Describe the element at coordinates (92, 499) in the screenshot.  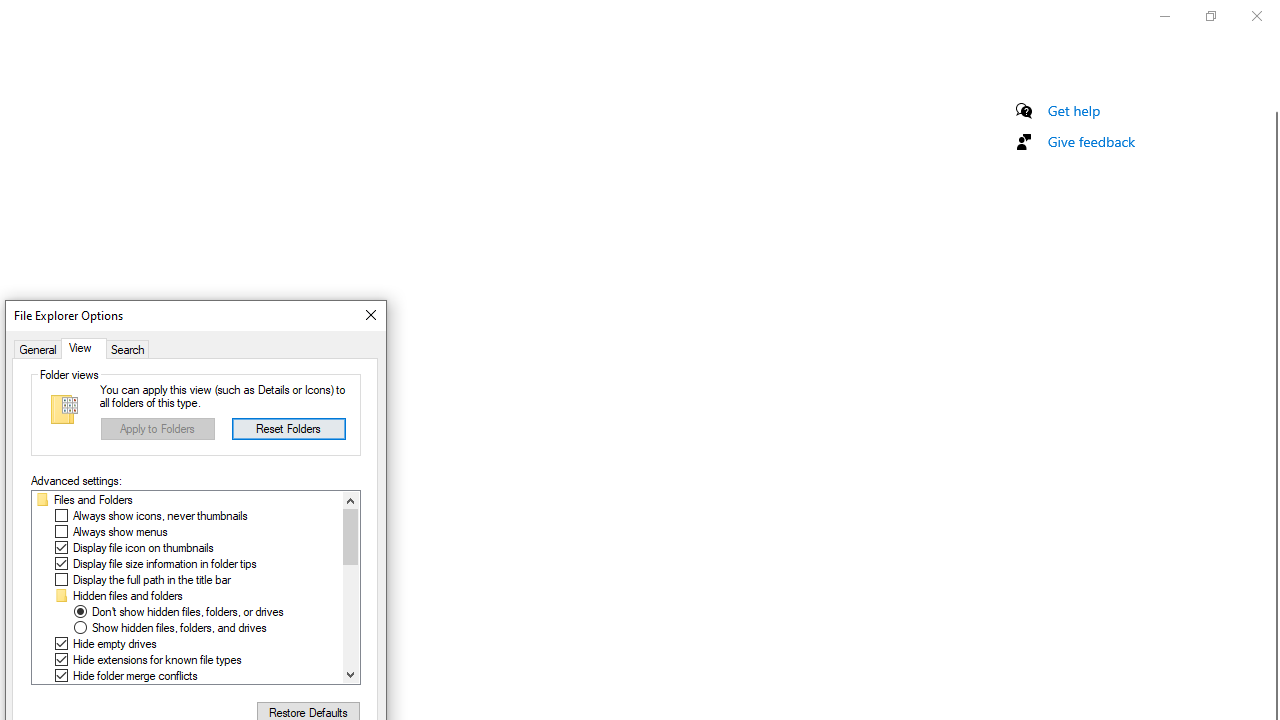
I see `'Files and Folders'` at that location.